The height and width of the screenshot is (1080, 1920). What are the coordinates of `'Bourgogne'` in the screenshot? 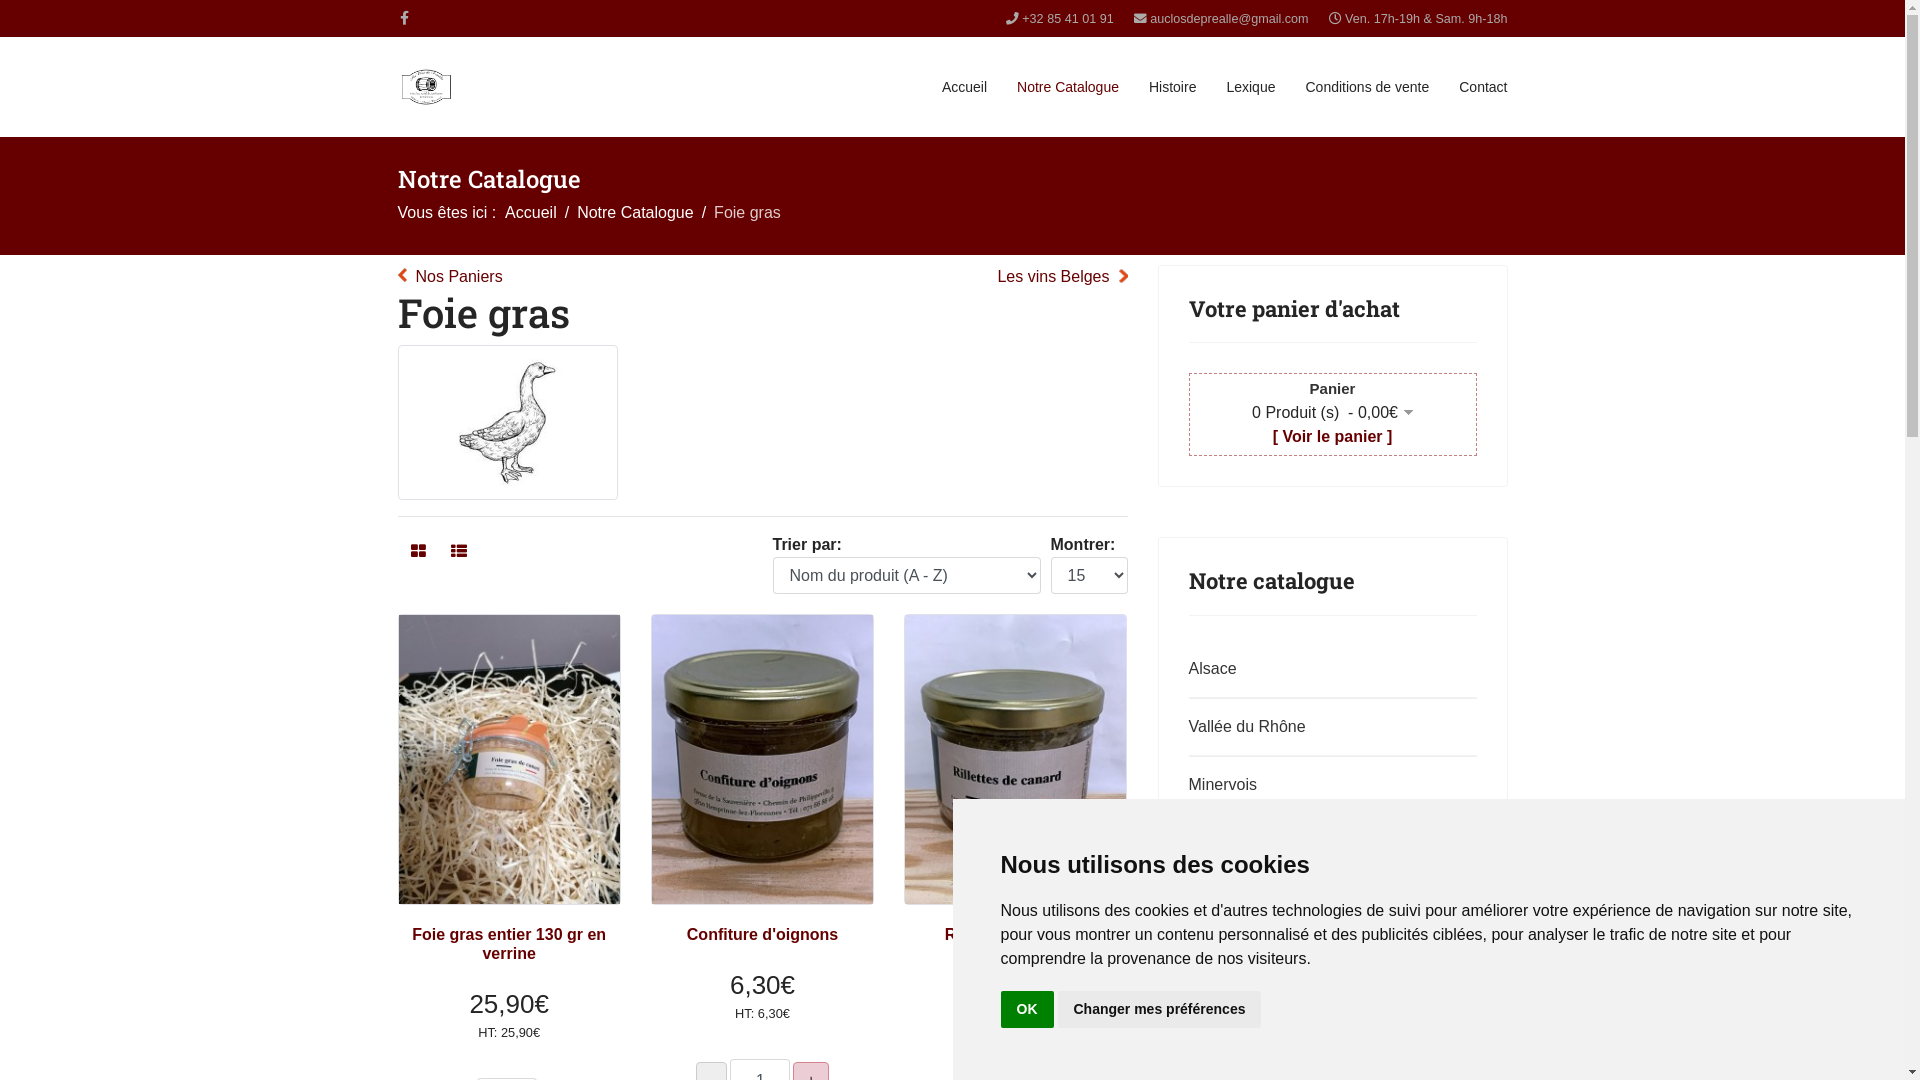 It's located at (1328, 958).